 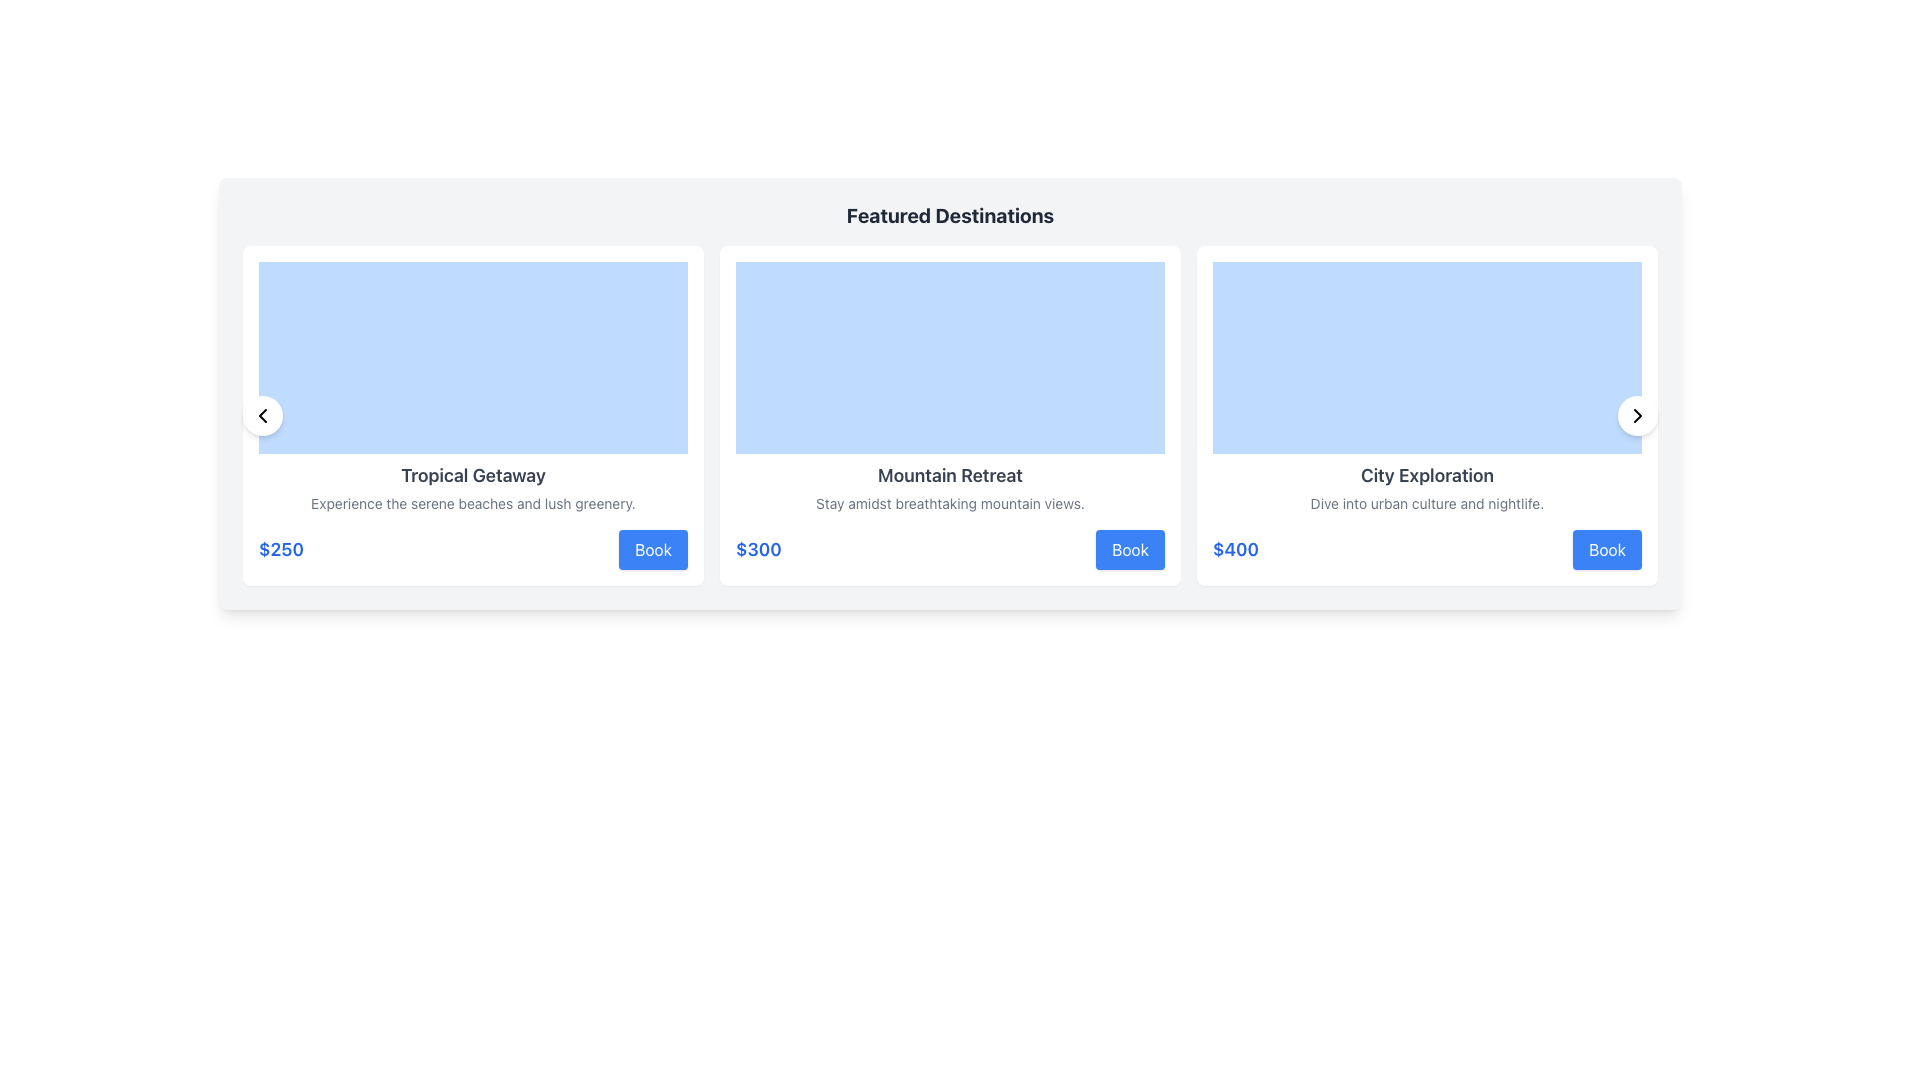 I want to click on text label located in the third card, positioned beneath the image area and above the descriptive text, so click(x=1426, y=475).